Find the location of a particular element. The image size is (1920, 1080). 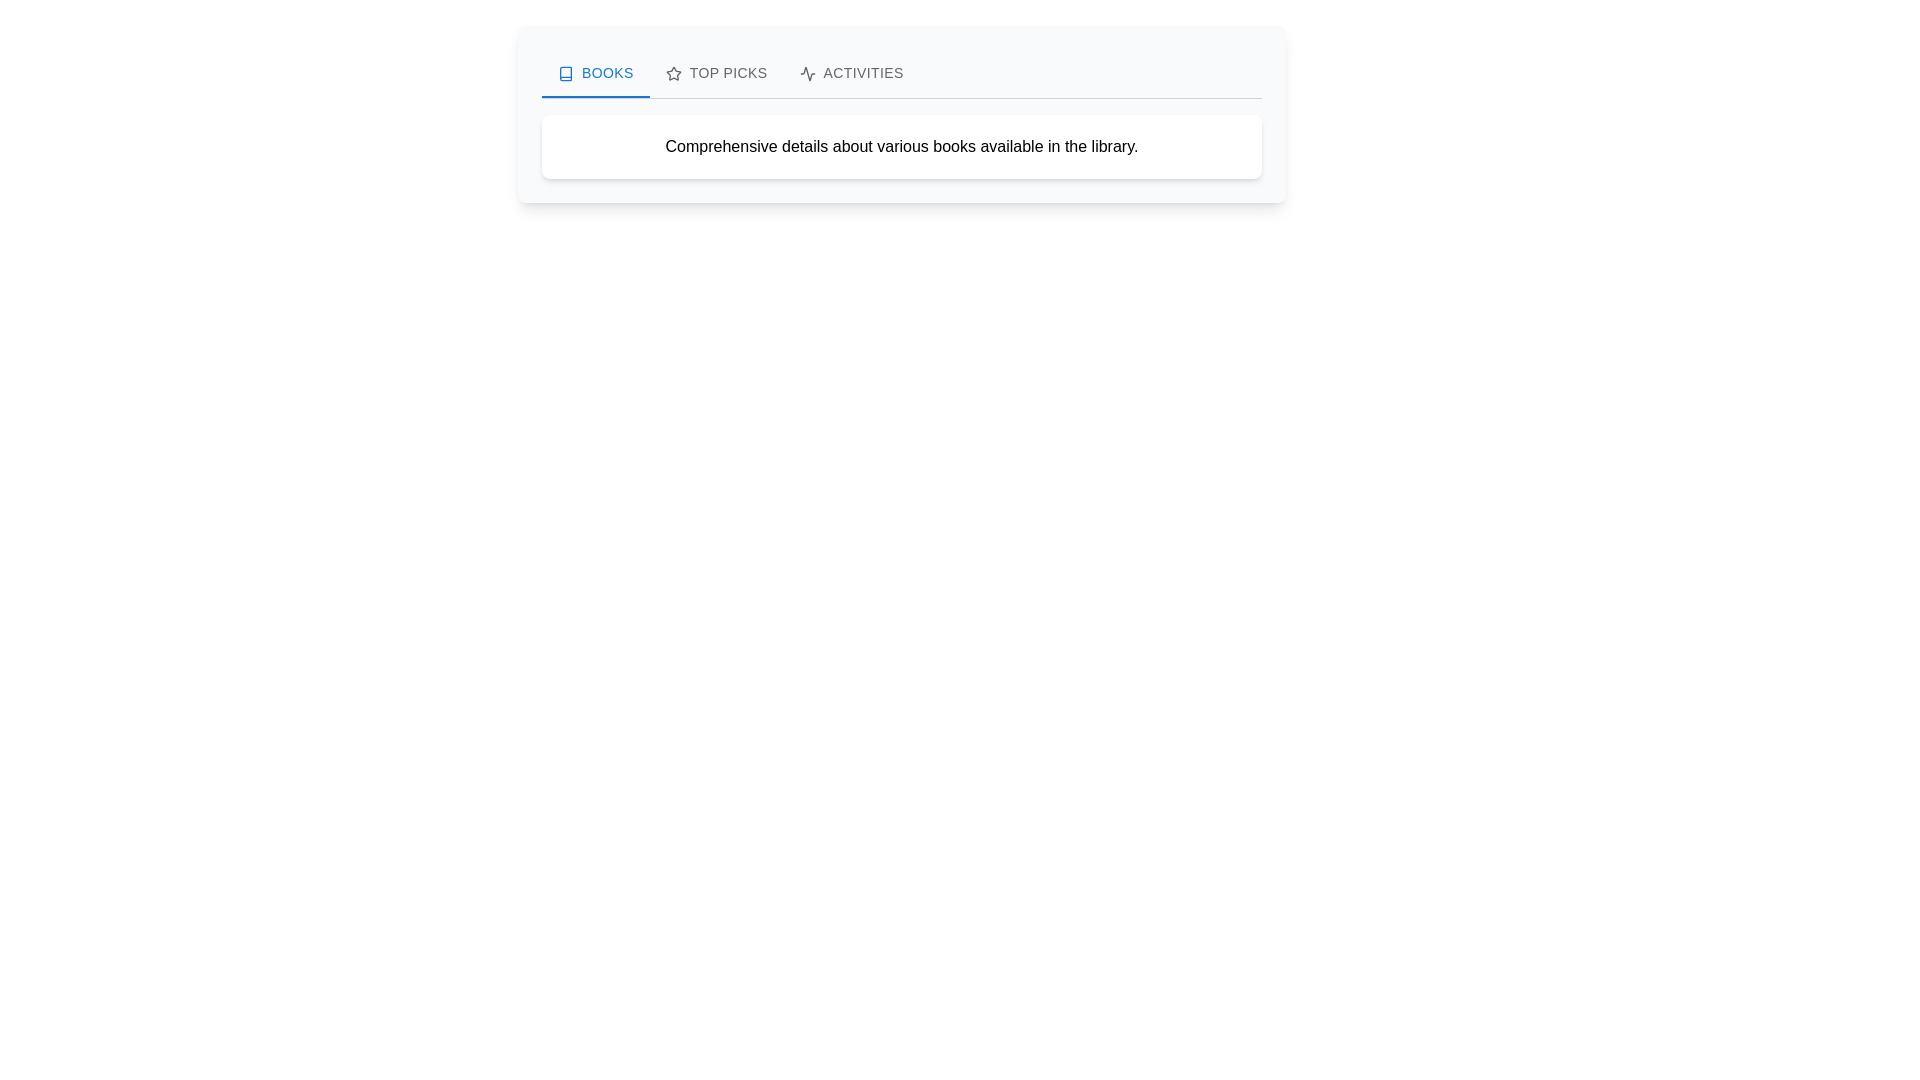

the 'Books' icon in the navigation bar, which is the first icon representing the 'Books' section located in the top-left quadrant of the interface is located at coordinates (565, 72).